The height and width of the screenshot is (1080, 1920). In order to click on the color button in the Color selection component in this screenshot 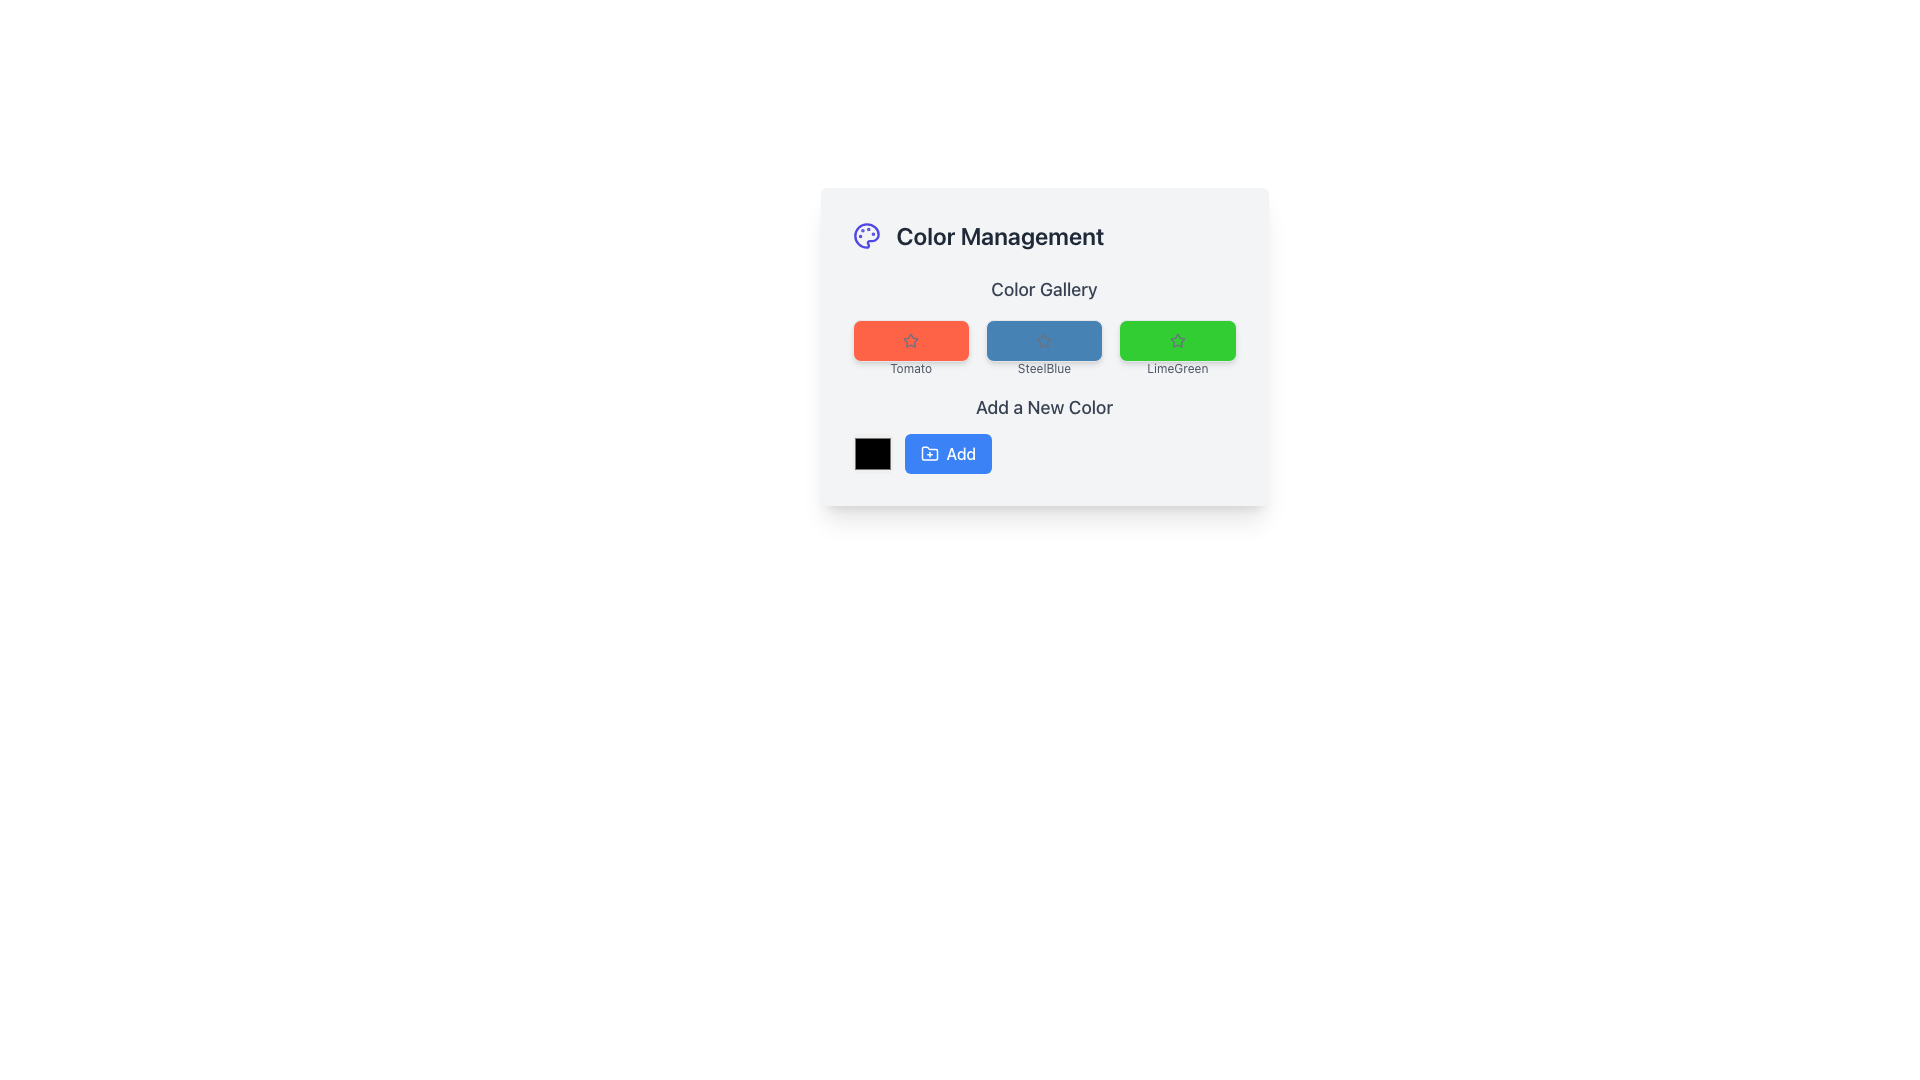, I will do `click(1043, 318)`.